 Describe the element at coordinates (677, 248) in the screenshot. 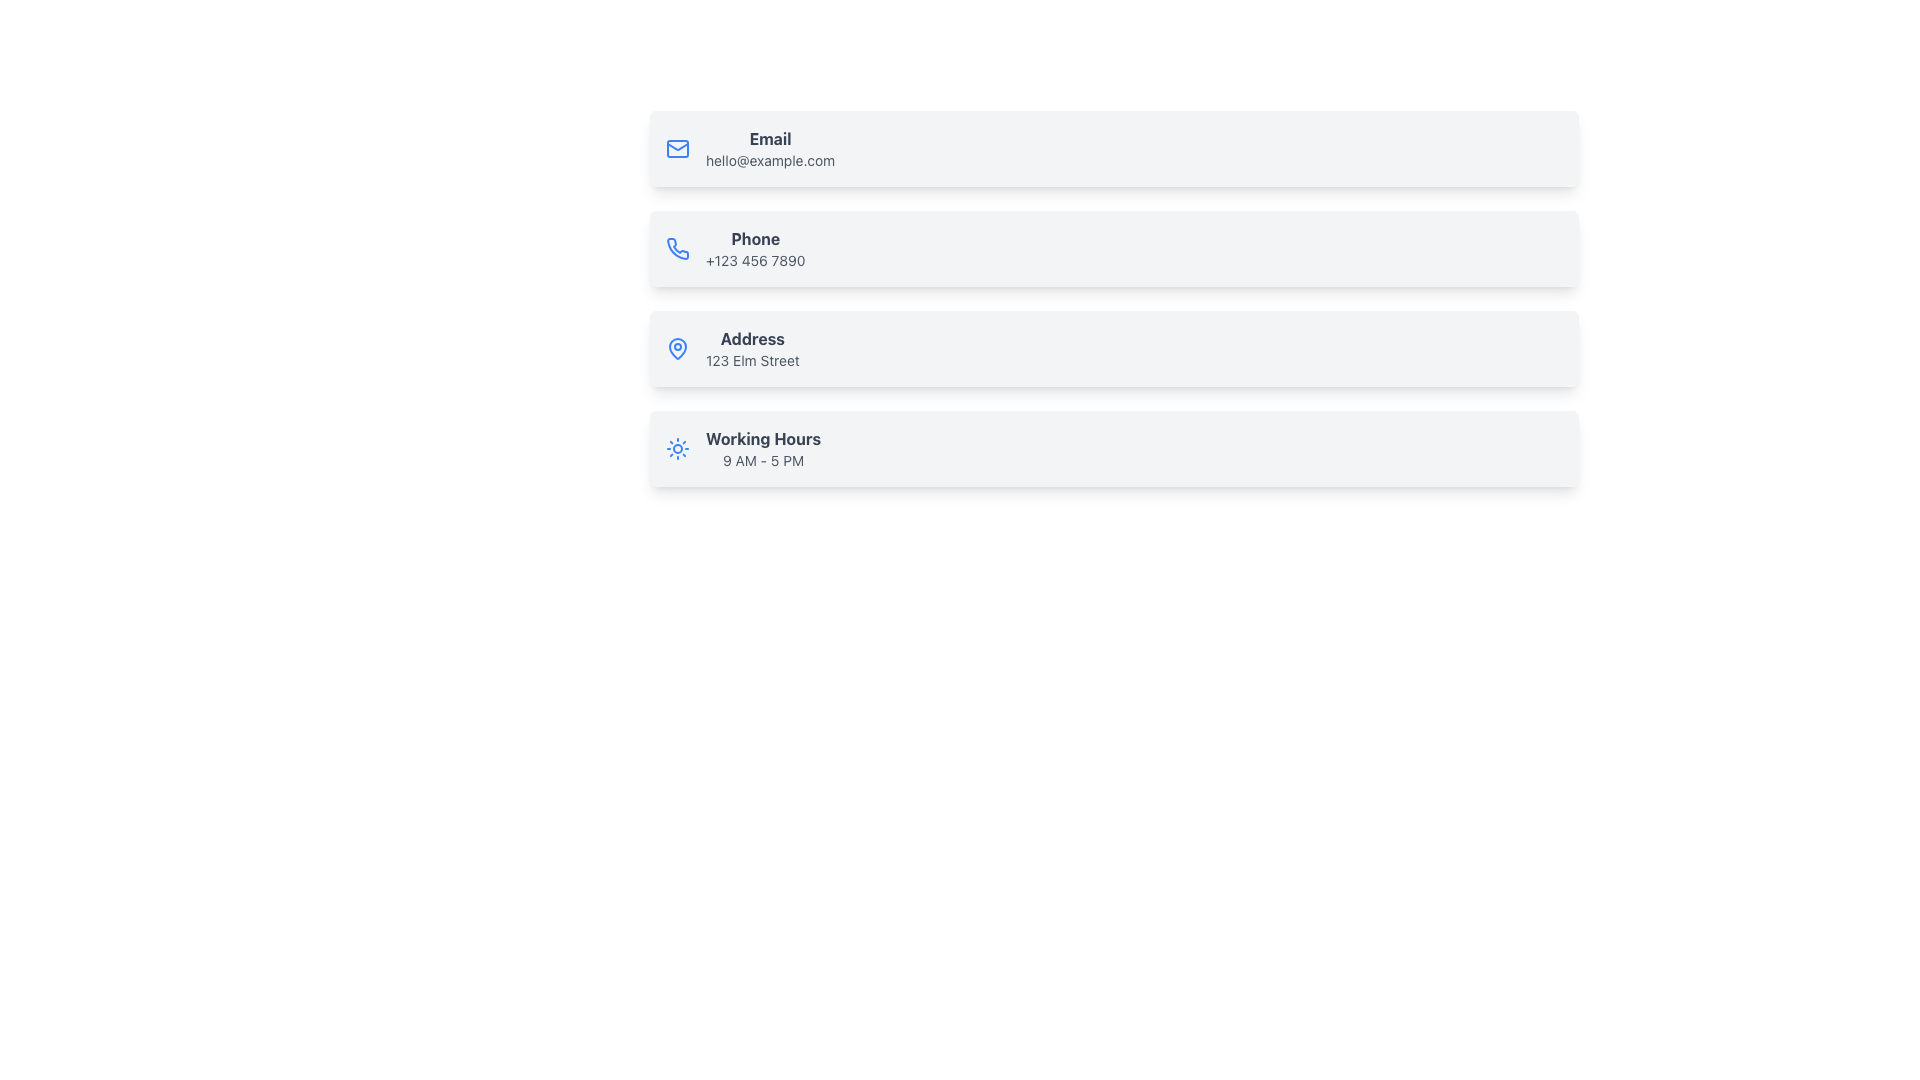

I see `the phone icon located at the top-left corner of the card labeled 'Phone +123 456 7890'` at that location.